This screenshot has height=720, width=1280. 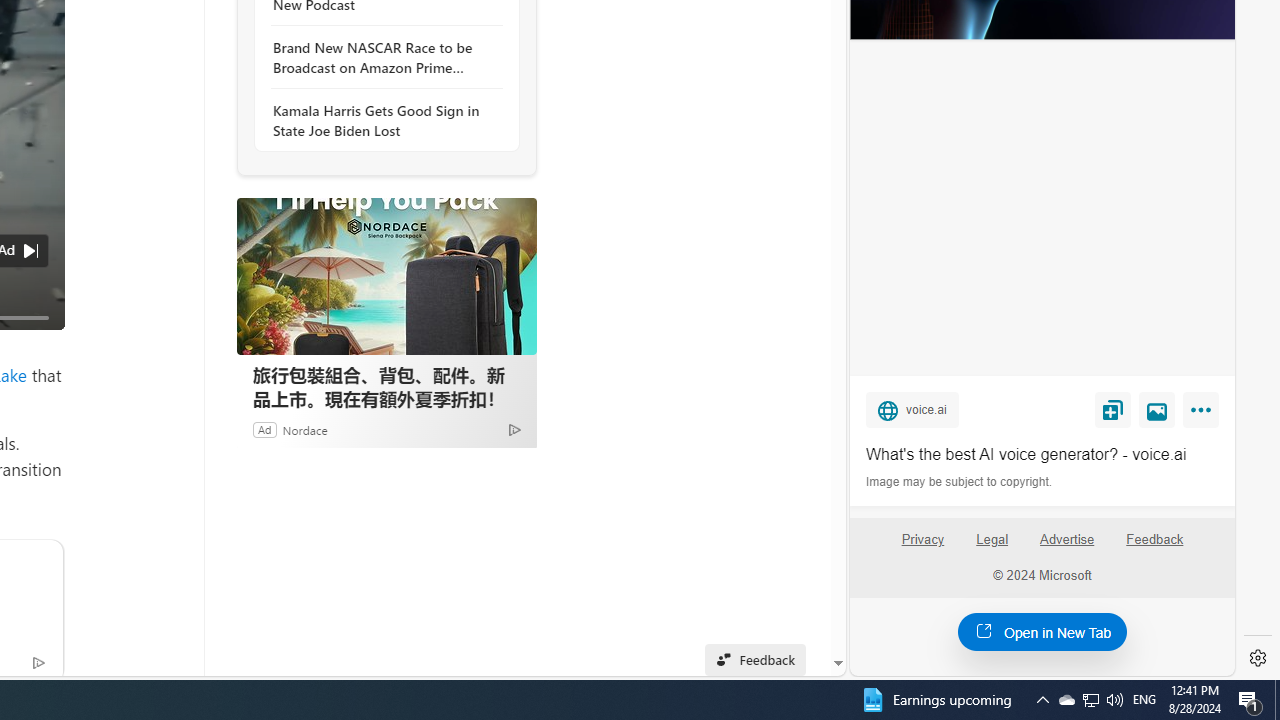 What do you see at coordinates (263, 428) in the screenshot?
I see `'Ad'` at bounding box center [263, 428].